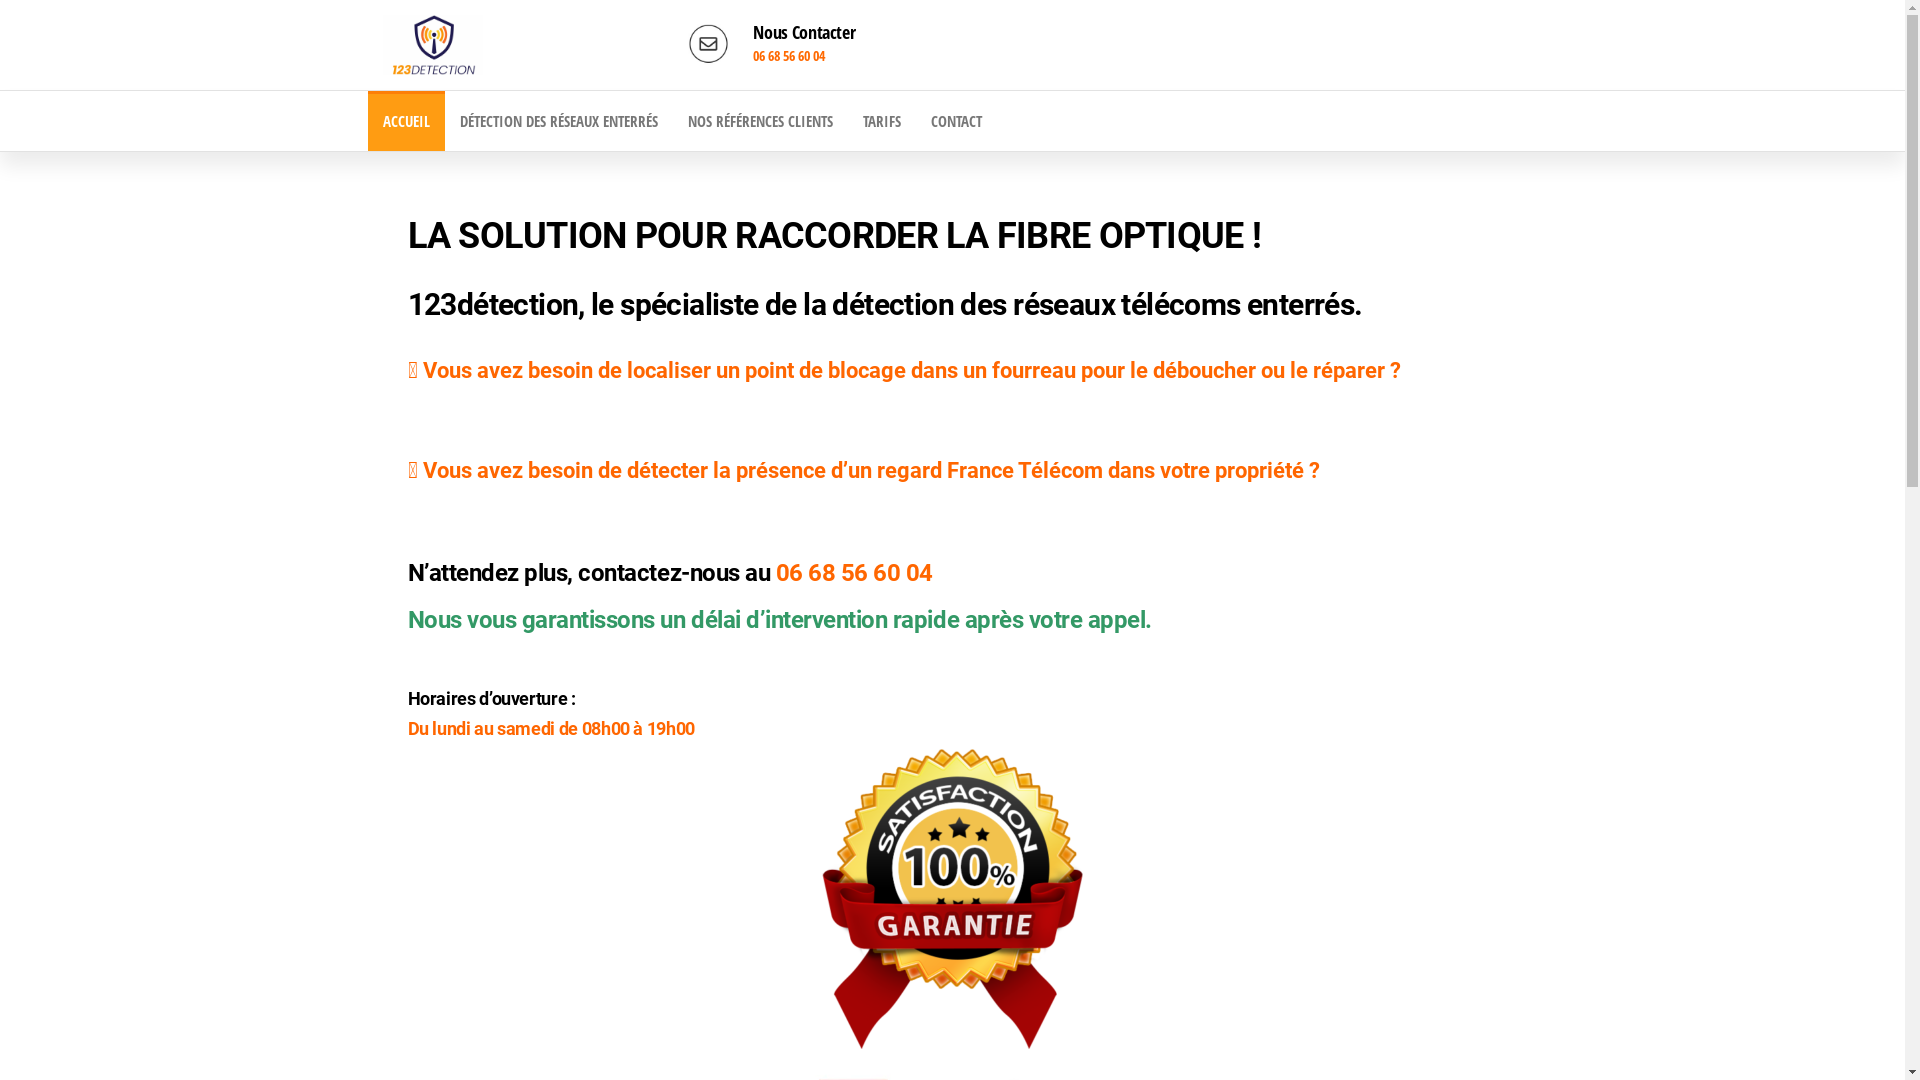 The width and height of the screenshot is (1920, 1080). I want to click on 'CONTACT', so click(915, 120).